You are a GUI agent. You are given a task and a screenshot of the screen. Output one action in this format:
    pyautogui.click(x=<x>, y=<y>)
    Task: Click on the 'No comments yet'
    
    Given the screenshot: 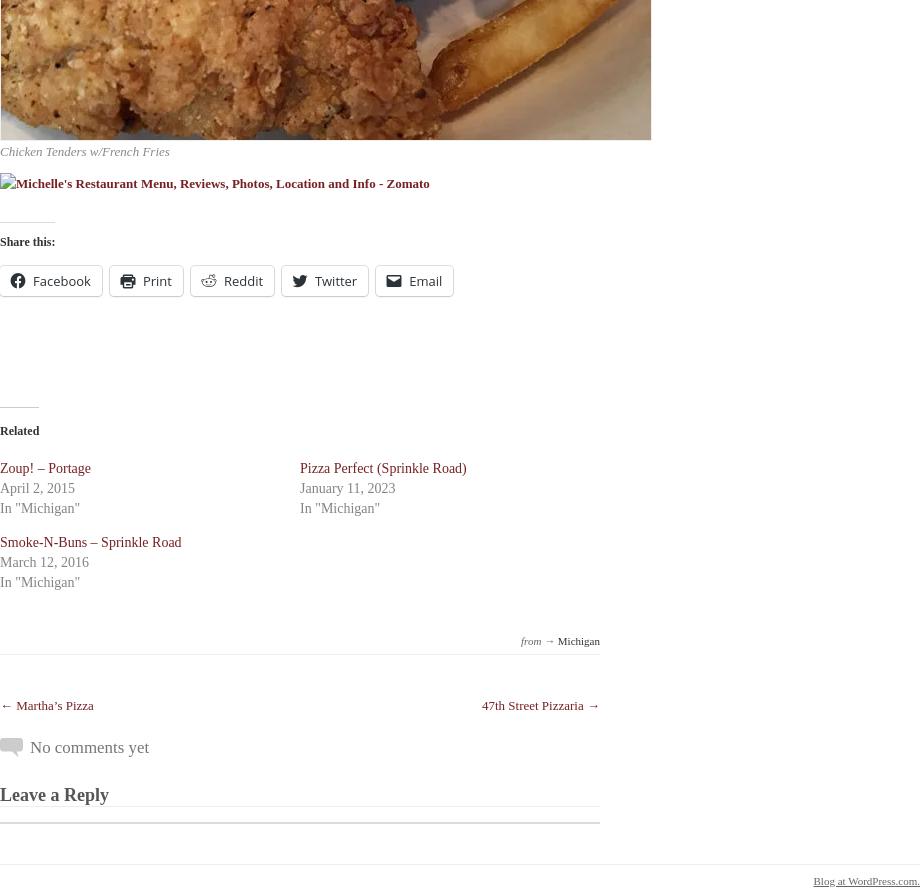 What is the action you would take?
    pyautogui.click(x=89, y=746)
    